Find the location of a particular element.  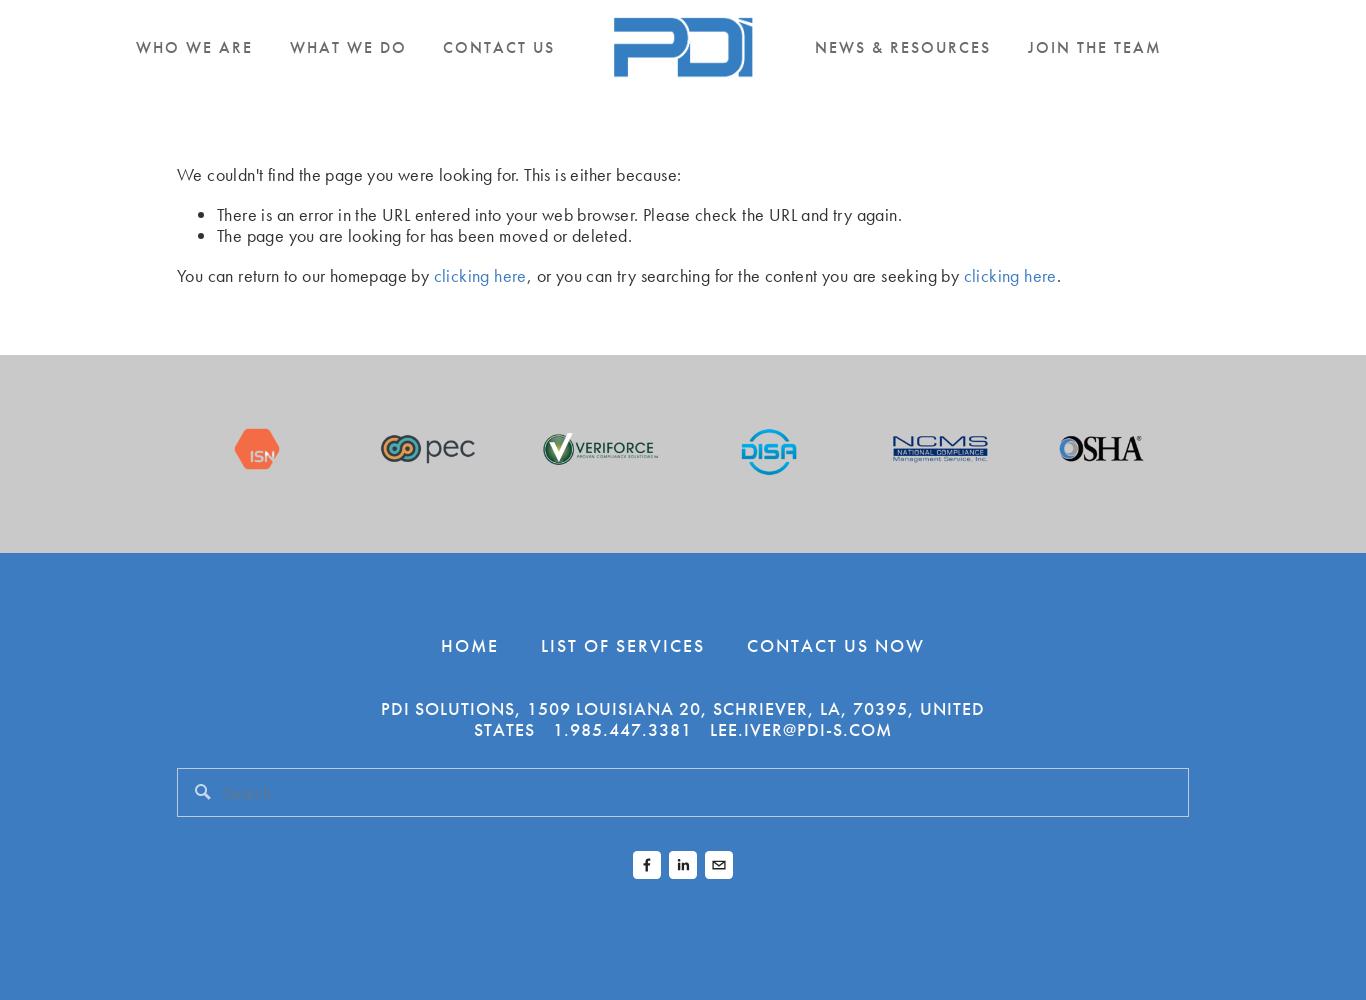

'Who We Are' is located at coordinates (193, 47).